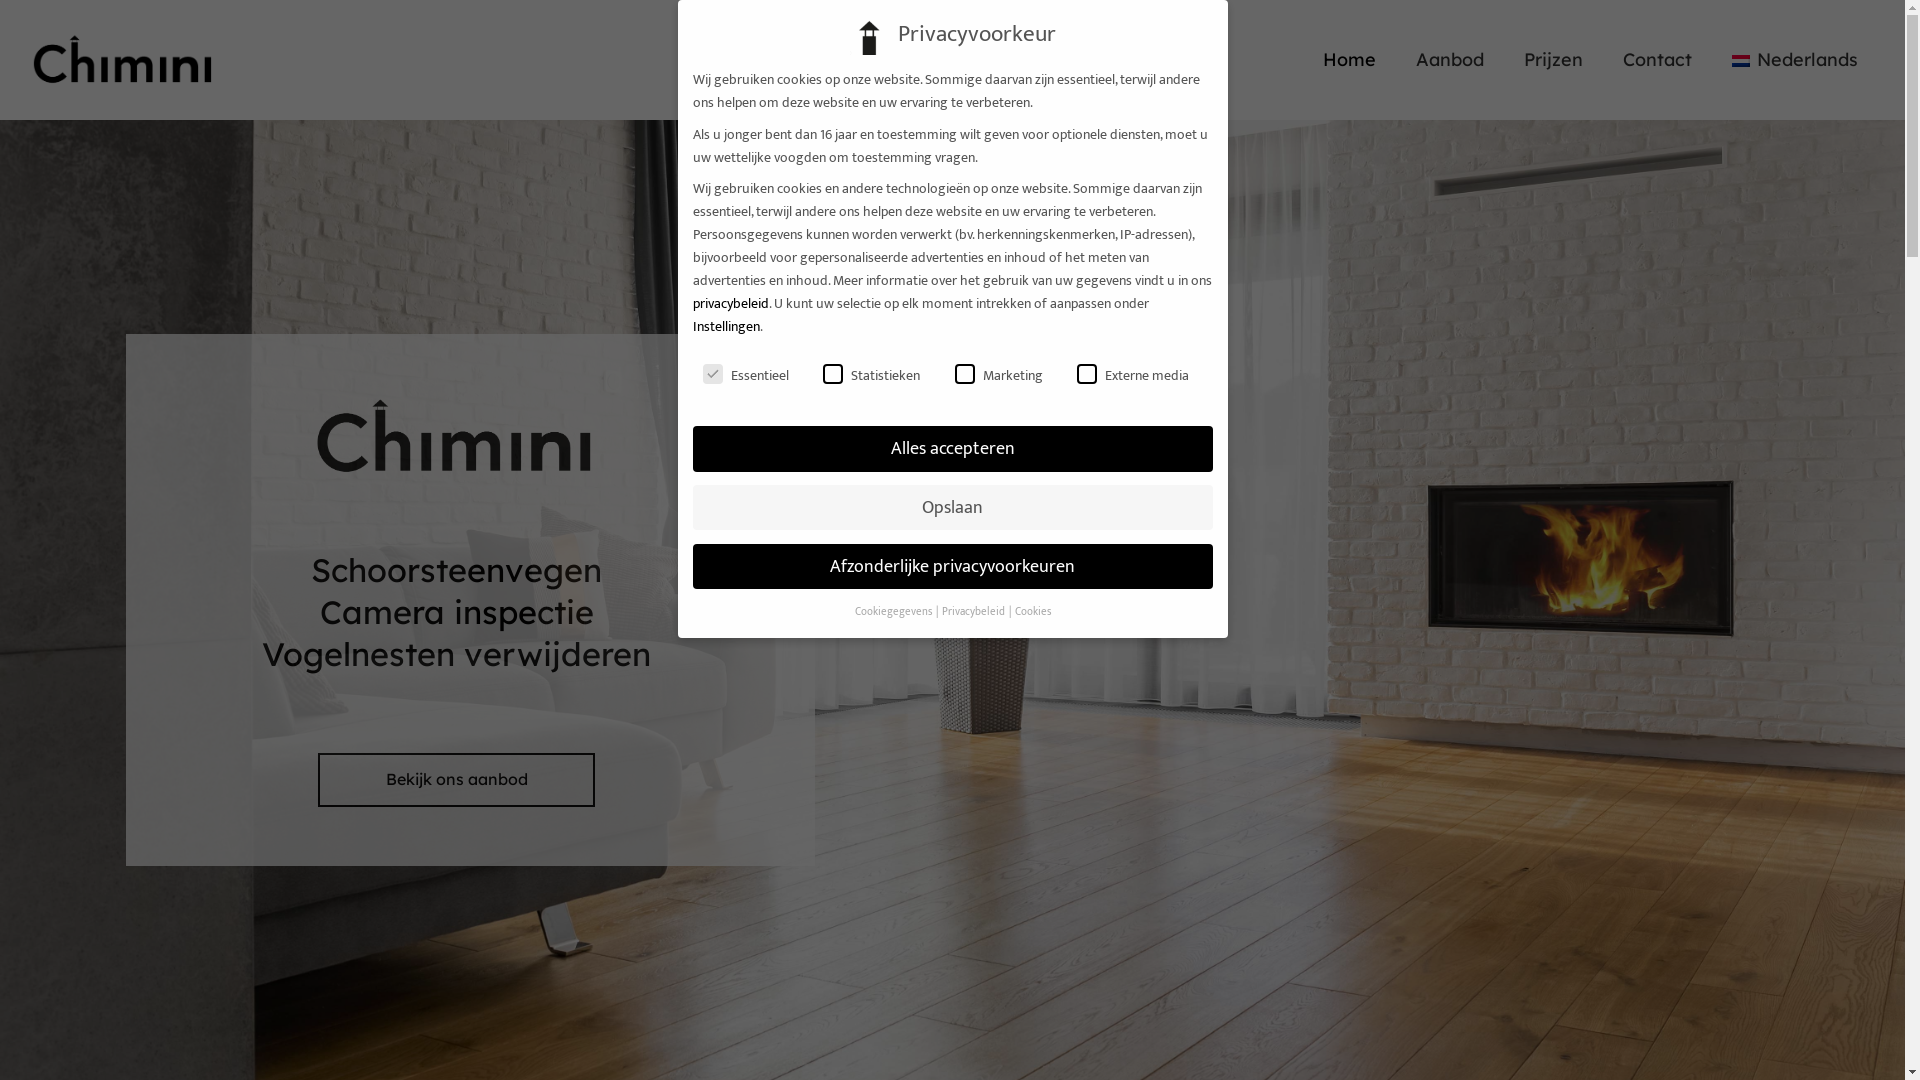 The width and height of the screenshot is (1920, 1080). What do you see at coordinates (974, 611) in the screenshot?
I see `'Privacybeleid'` at bounding box center [974, 611].